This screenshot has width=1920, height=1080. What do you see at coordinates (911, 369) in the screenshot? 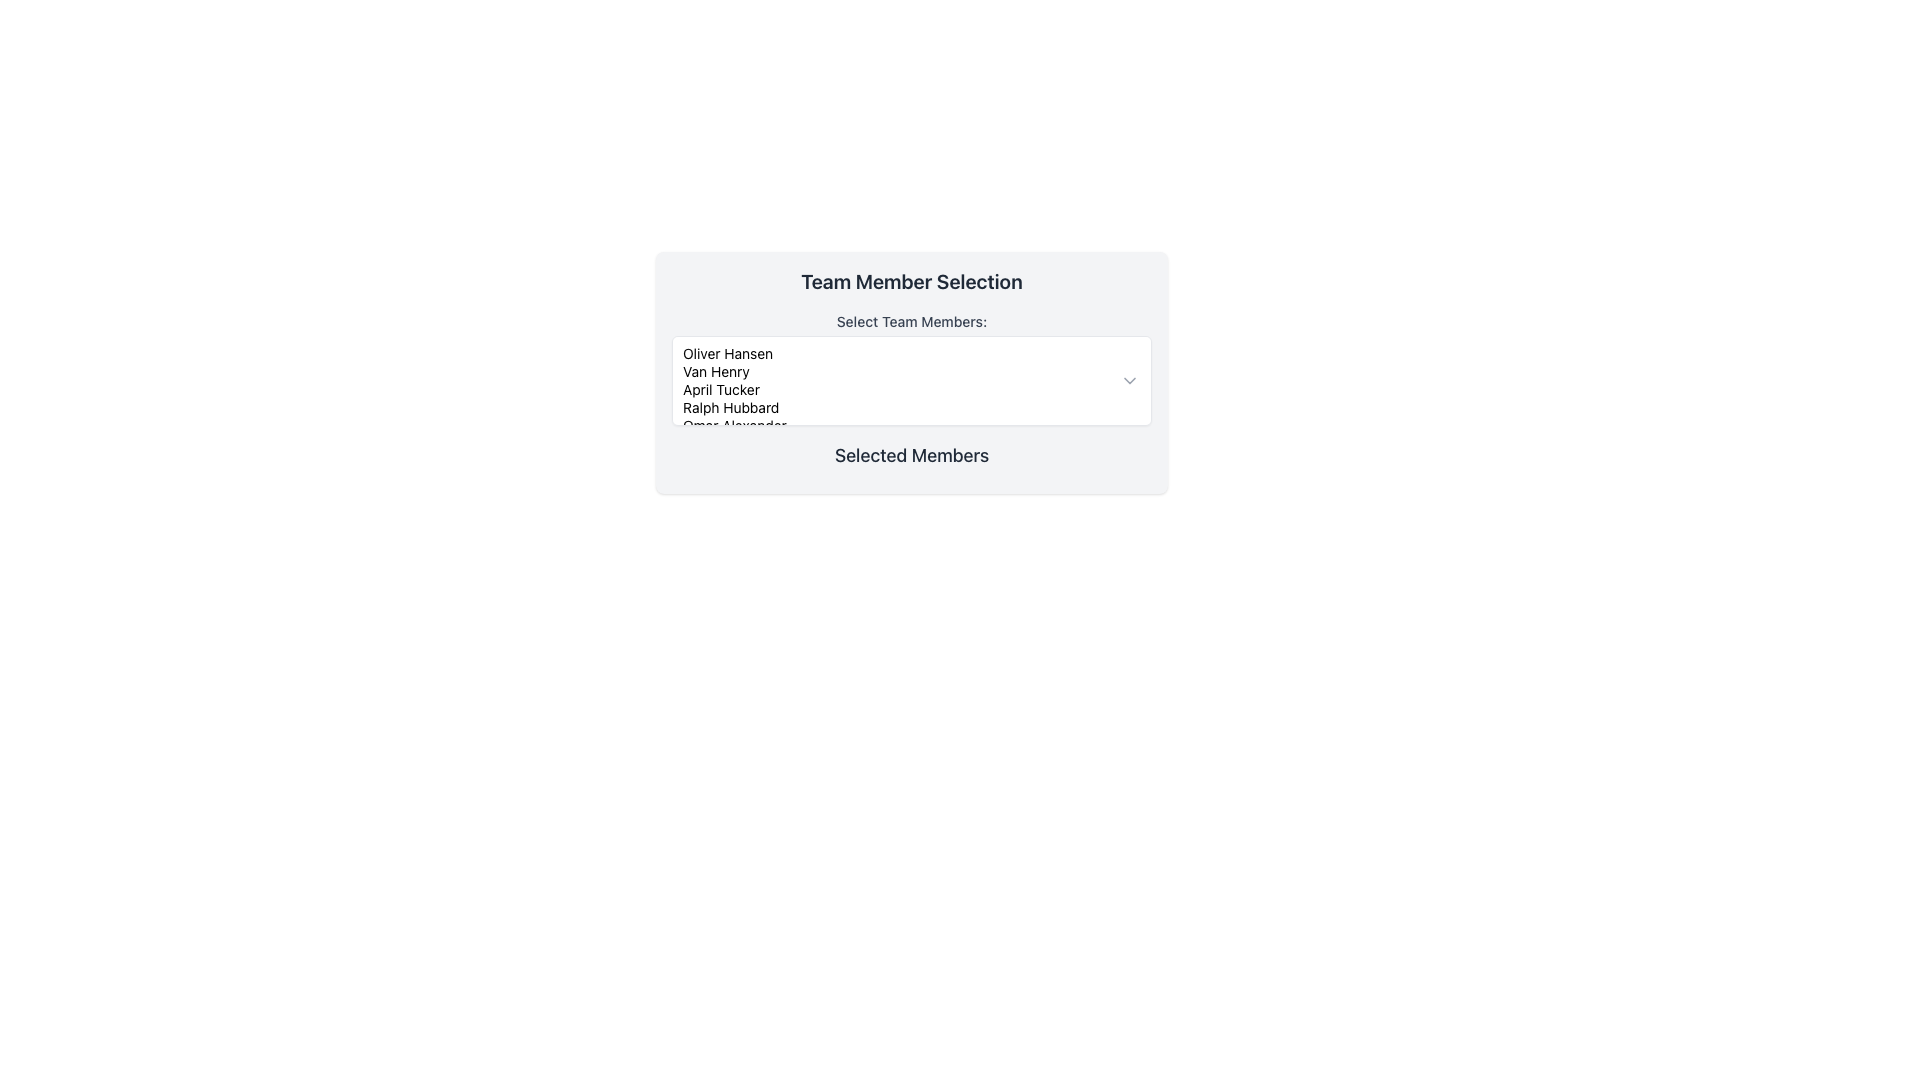
I see `a specific team member from the dropdown list titled 'Select Team Members:' which is located centrally in the interface, under 'Team Member Selection'` at bounding box center [911, 369].